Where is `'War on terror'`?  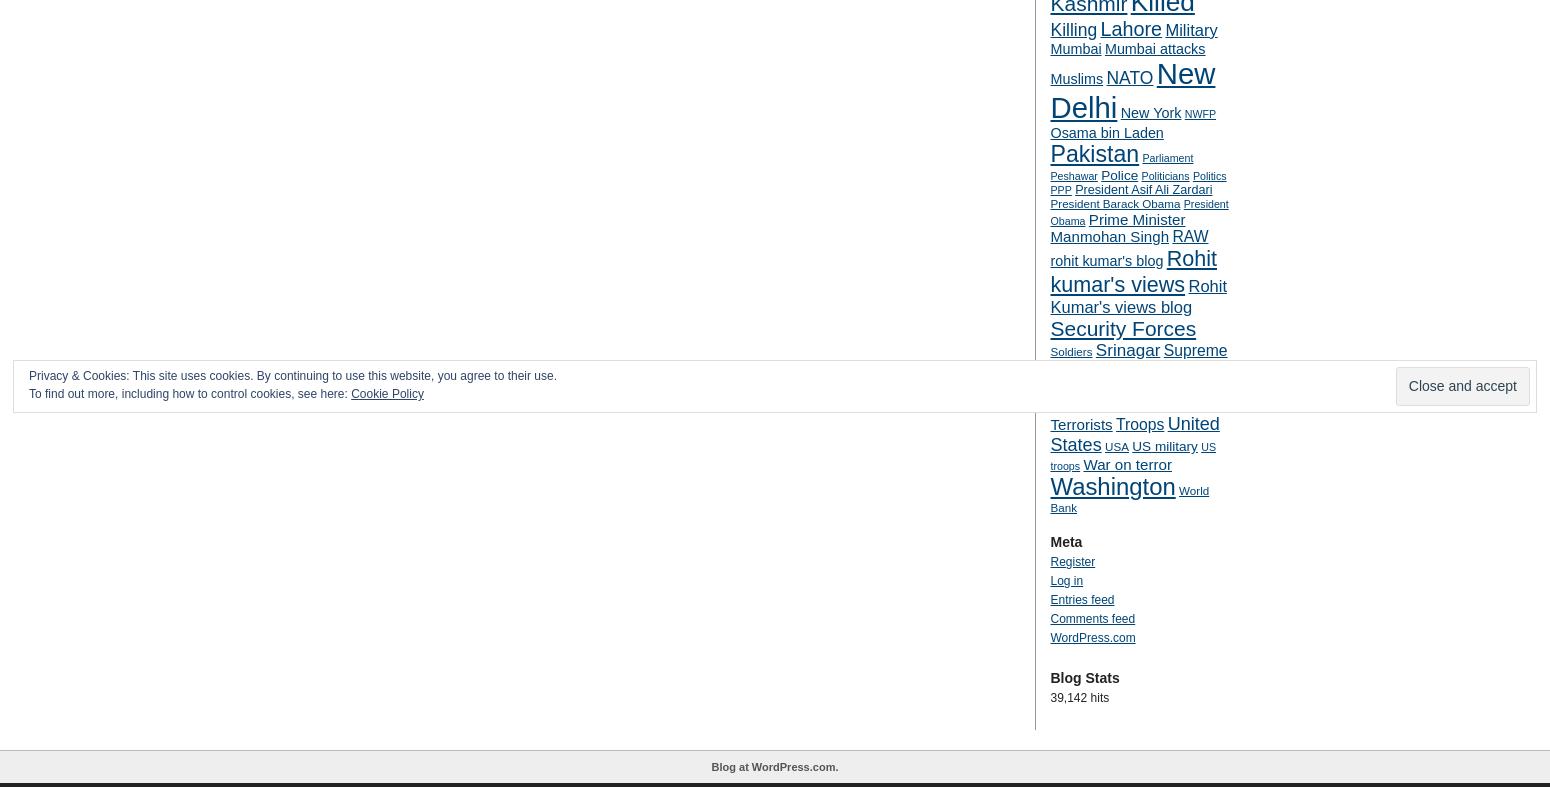
'War on terror' is located at coordinates (1082, 464).